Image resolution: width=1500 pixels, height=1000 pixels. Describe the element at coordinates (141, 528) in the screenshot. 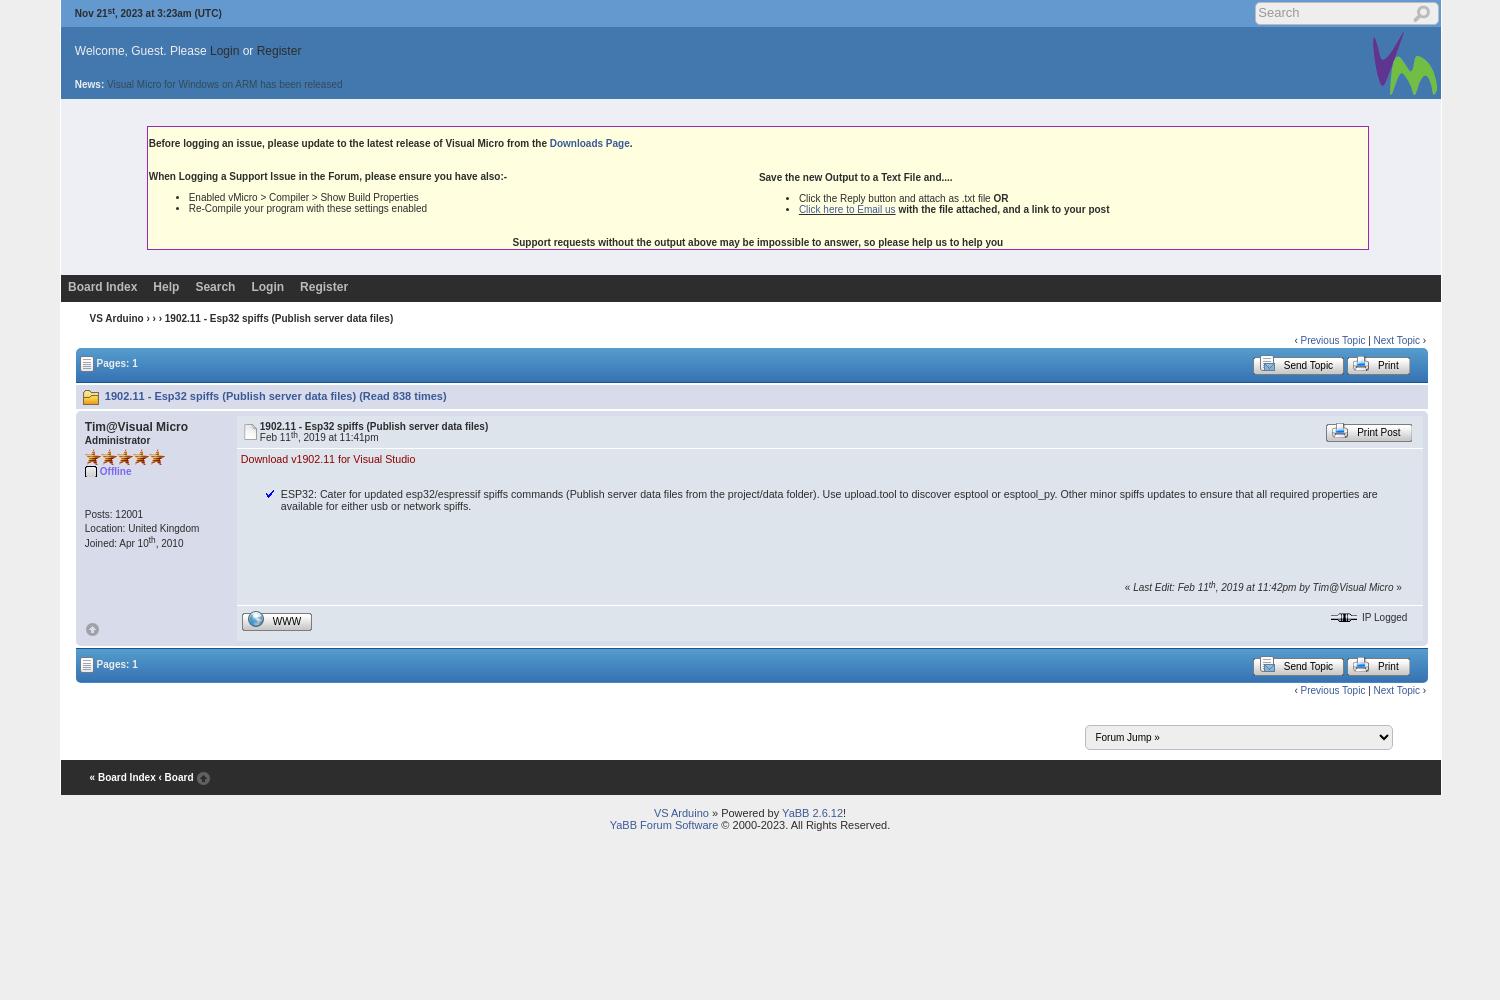

I see `'Location: United Kingdom'` at that location.